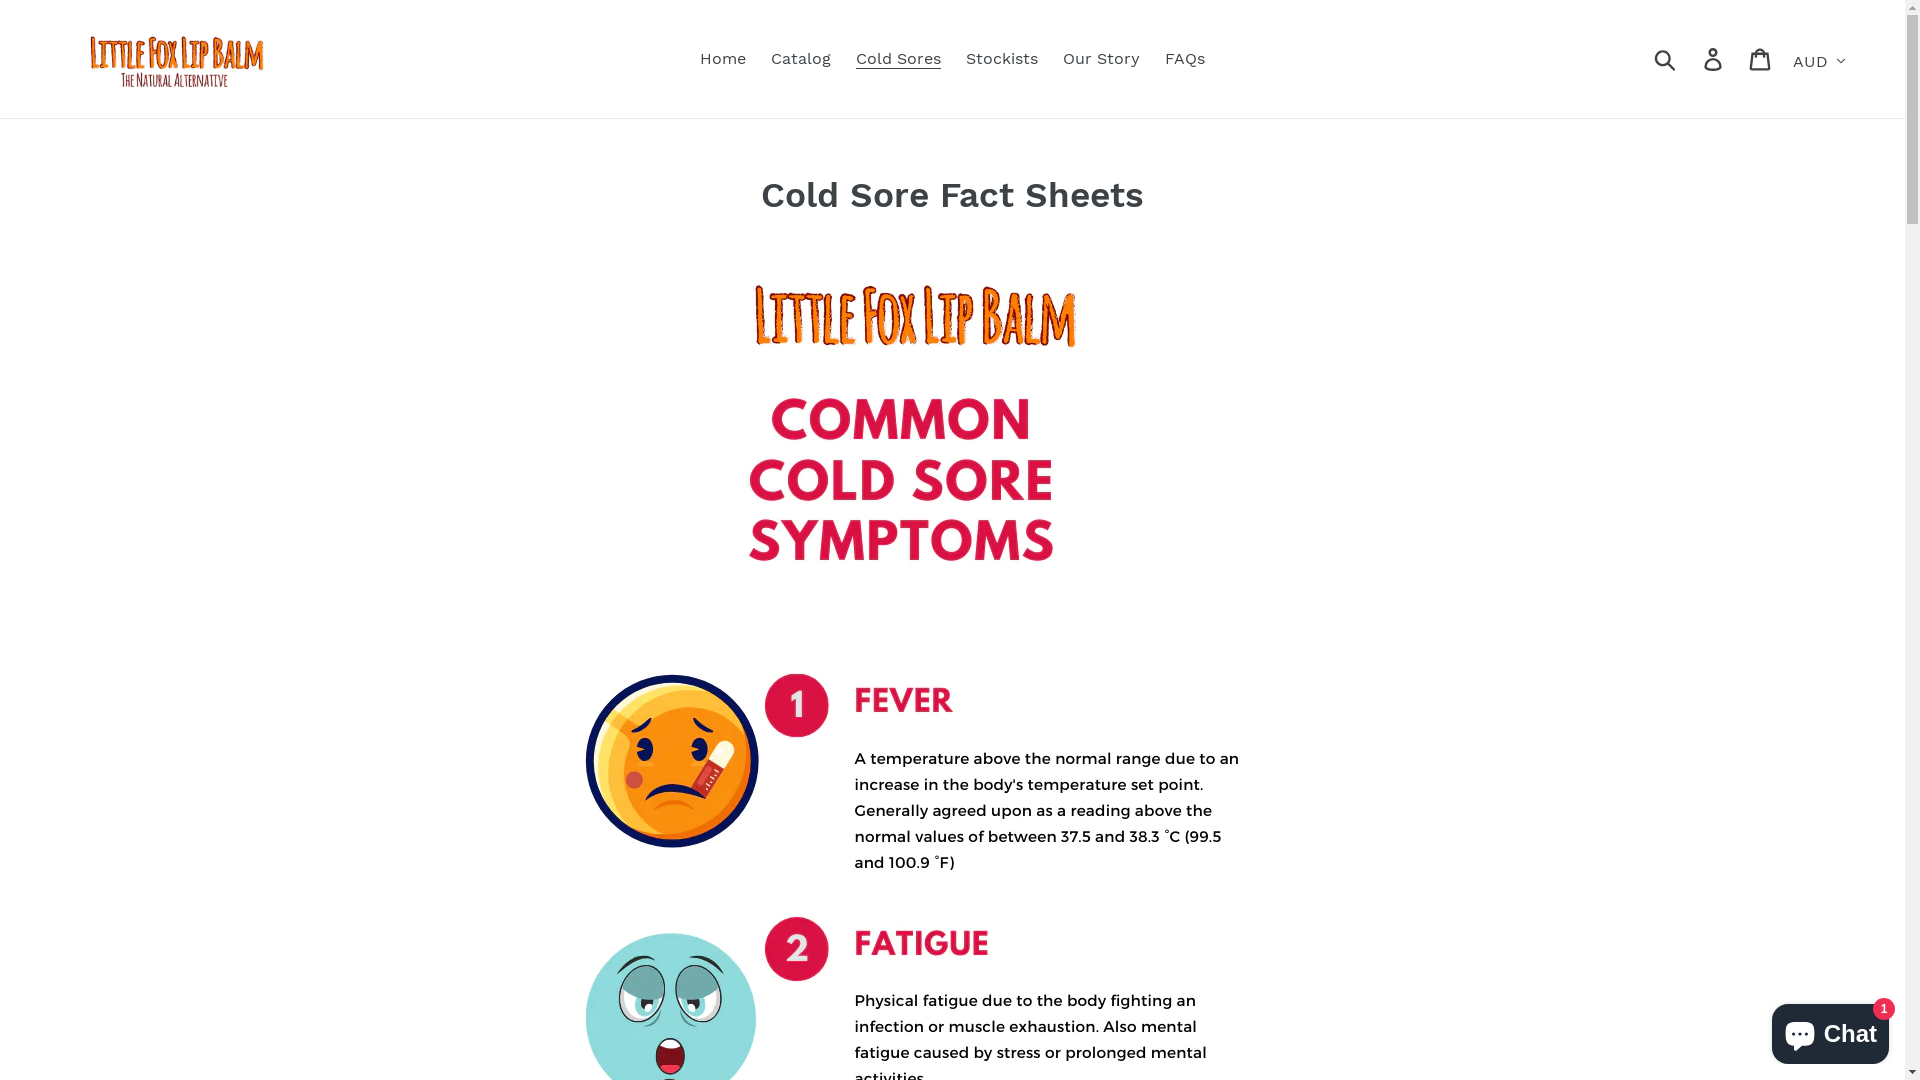 The width and height of the screenshot is (1920, 1080). I want to click on 'Home', so click(722, 57).